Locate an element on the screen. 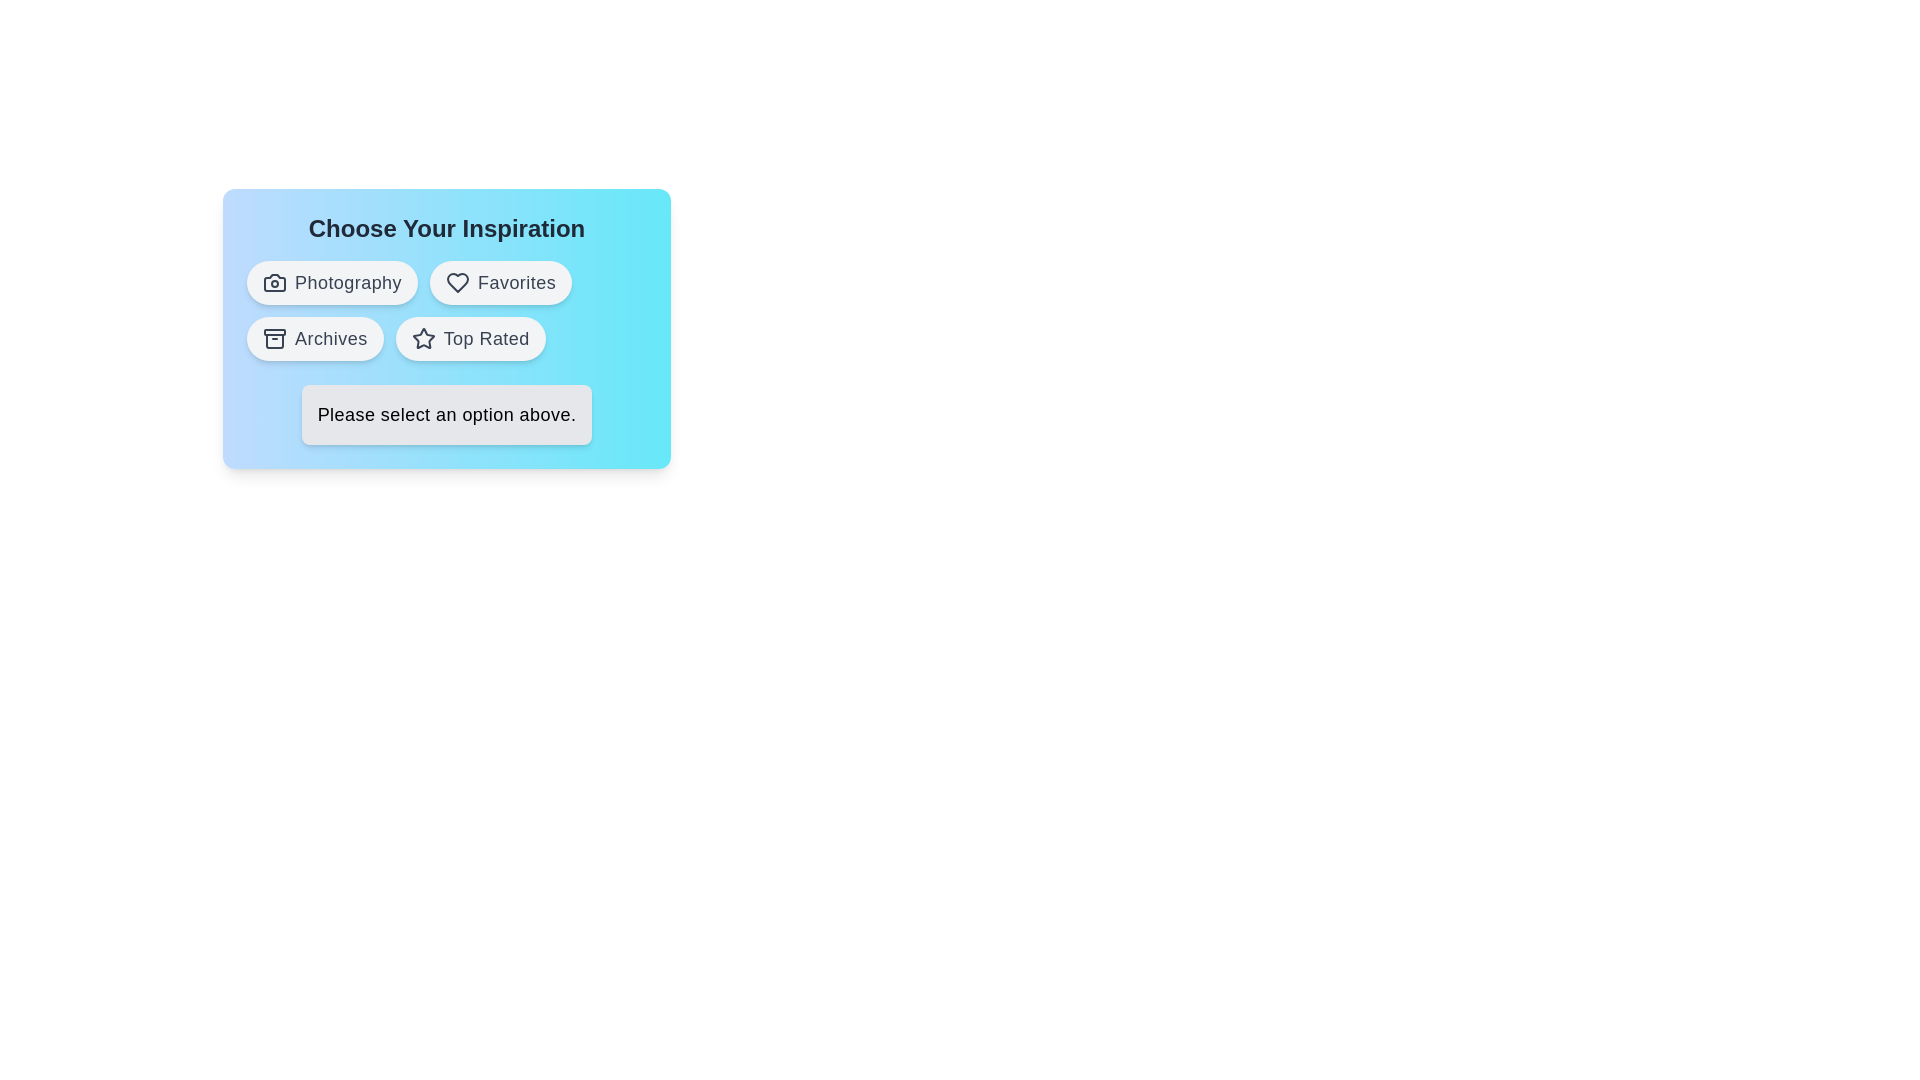 The image size is (1920, 1080). the heart-shaped SVG icon representing the Favorites feature, which is the second button in the top row of the user interface is located at coordinates (457, 282).